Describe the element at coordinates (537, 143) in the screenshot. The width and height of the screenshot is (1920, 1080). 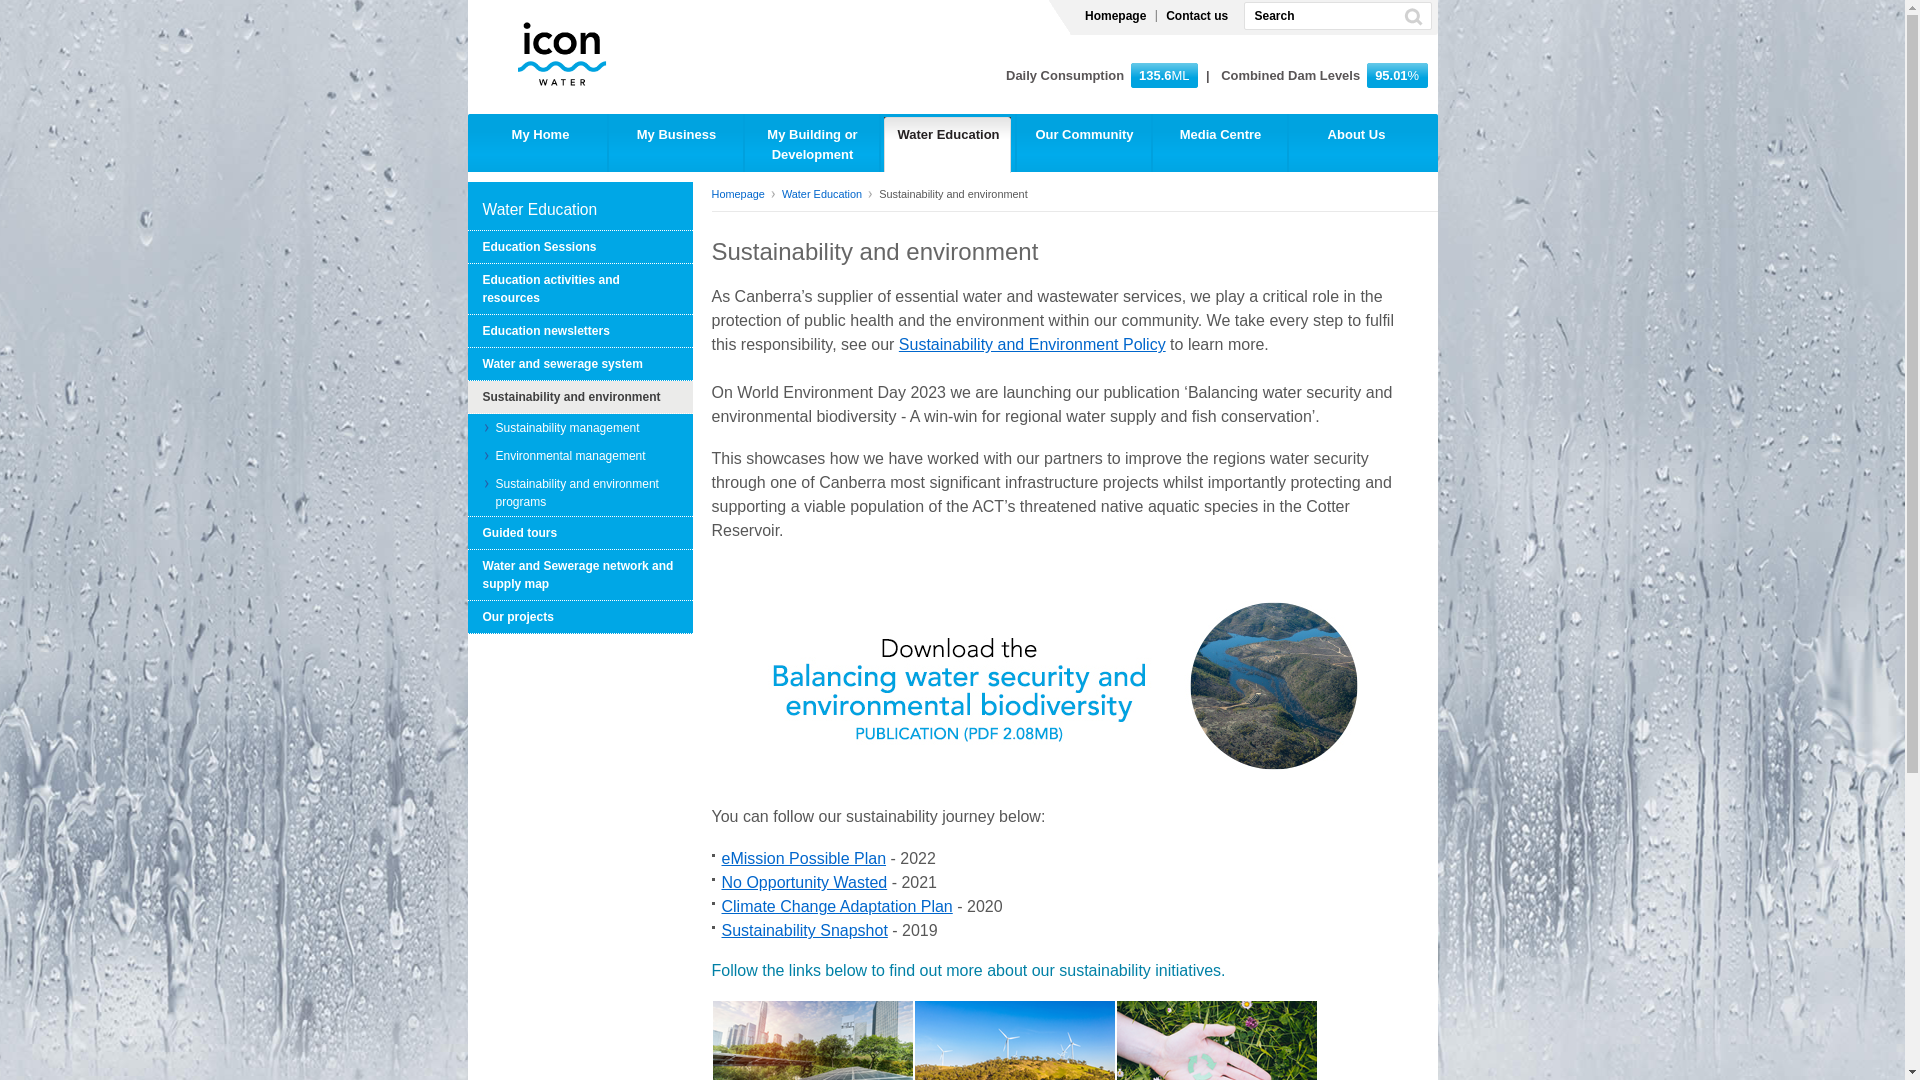
I see `'My Home'` at that location.